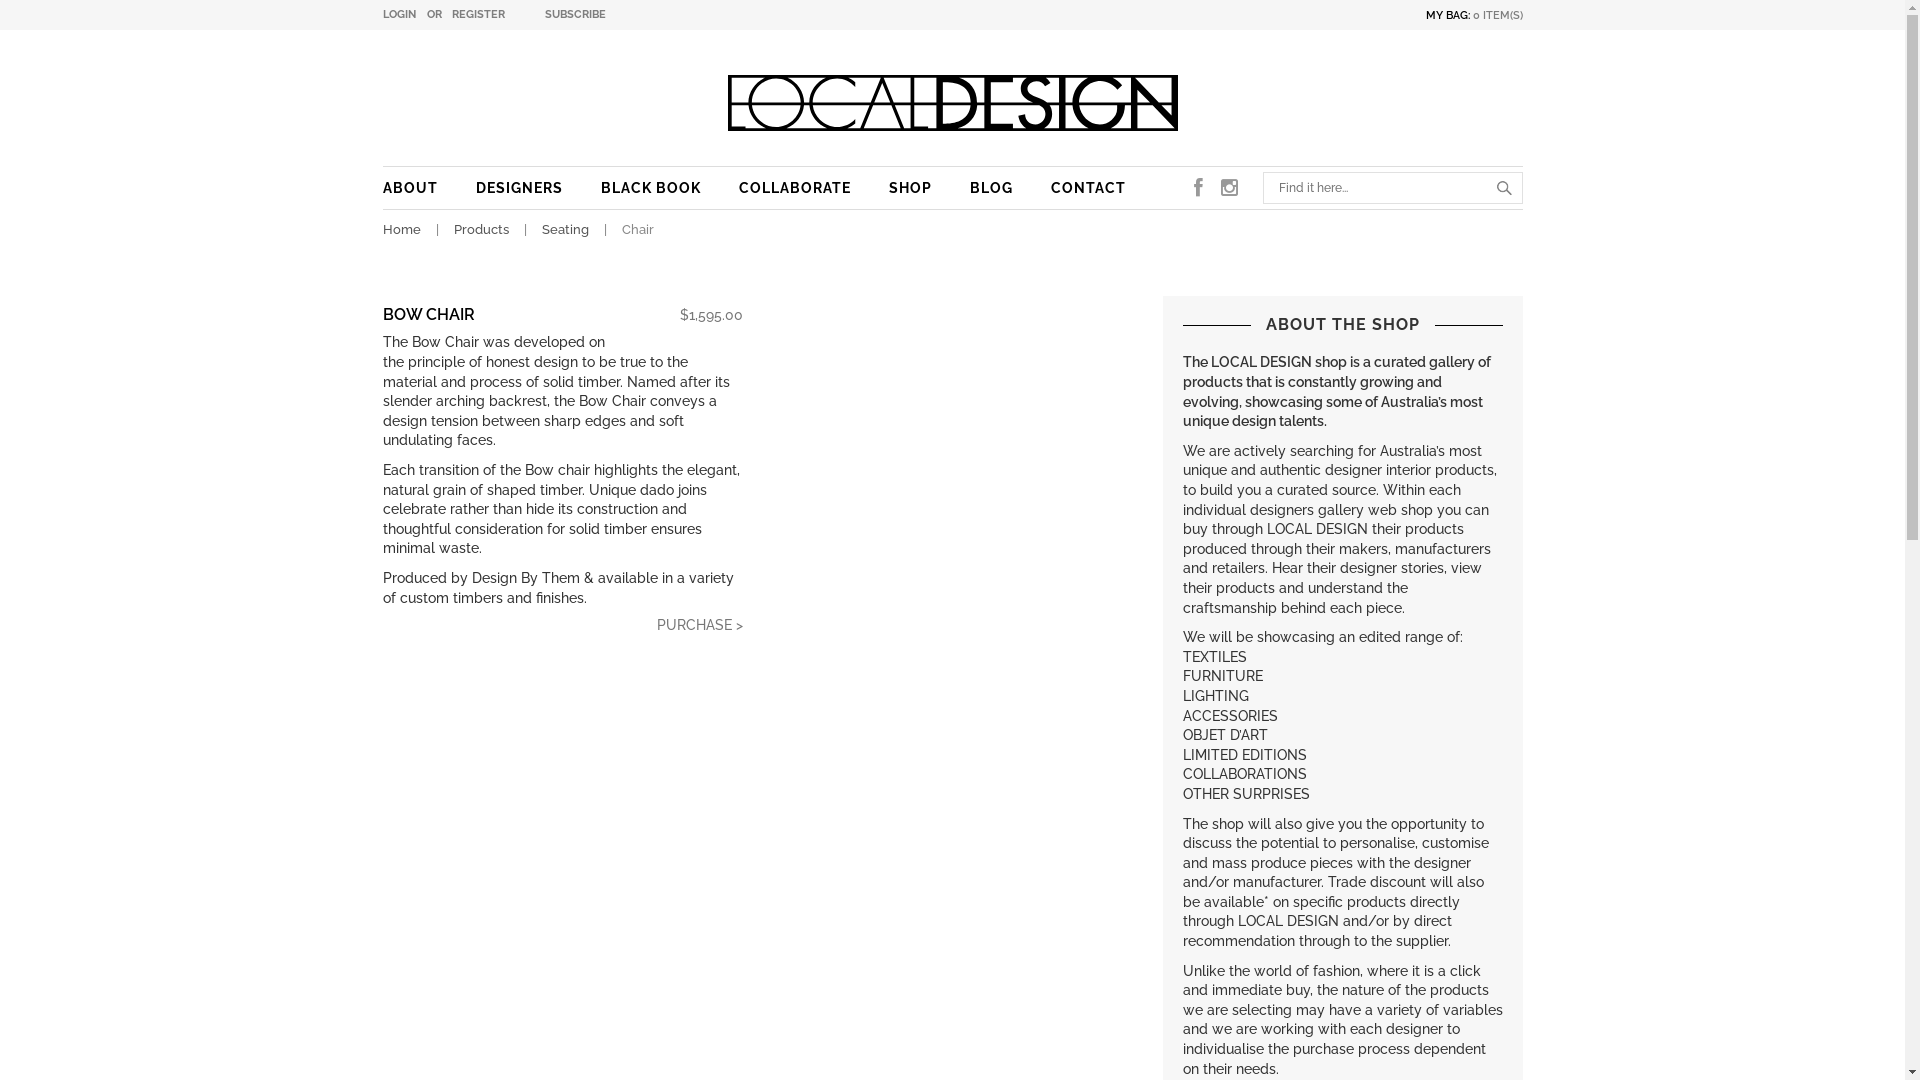 The image size is (1920, 1080). Describe the element at coordinates (908, 188) in the screenshot. I see `'SHOP'` at that location.